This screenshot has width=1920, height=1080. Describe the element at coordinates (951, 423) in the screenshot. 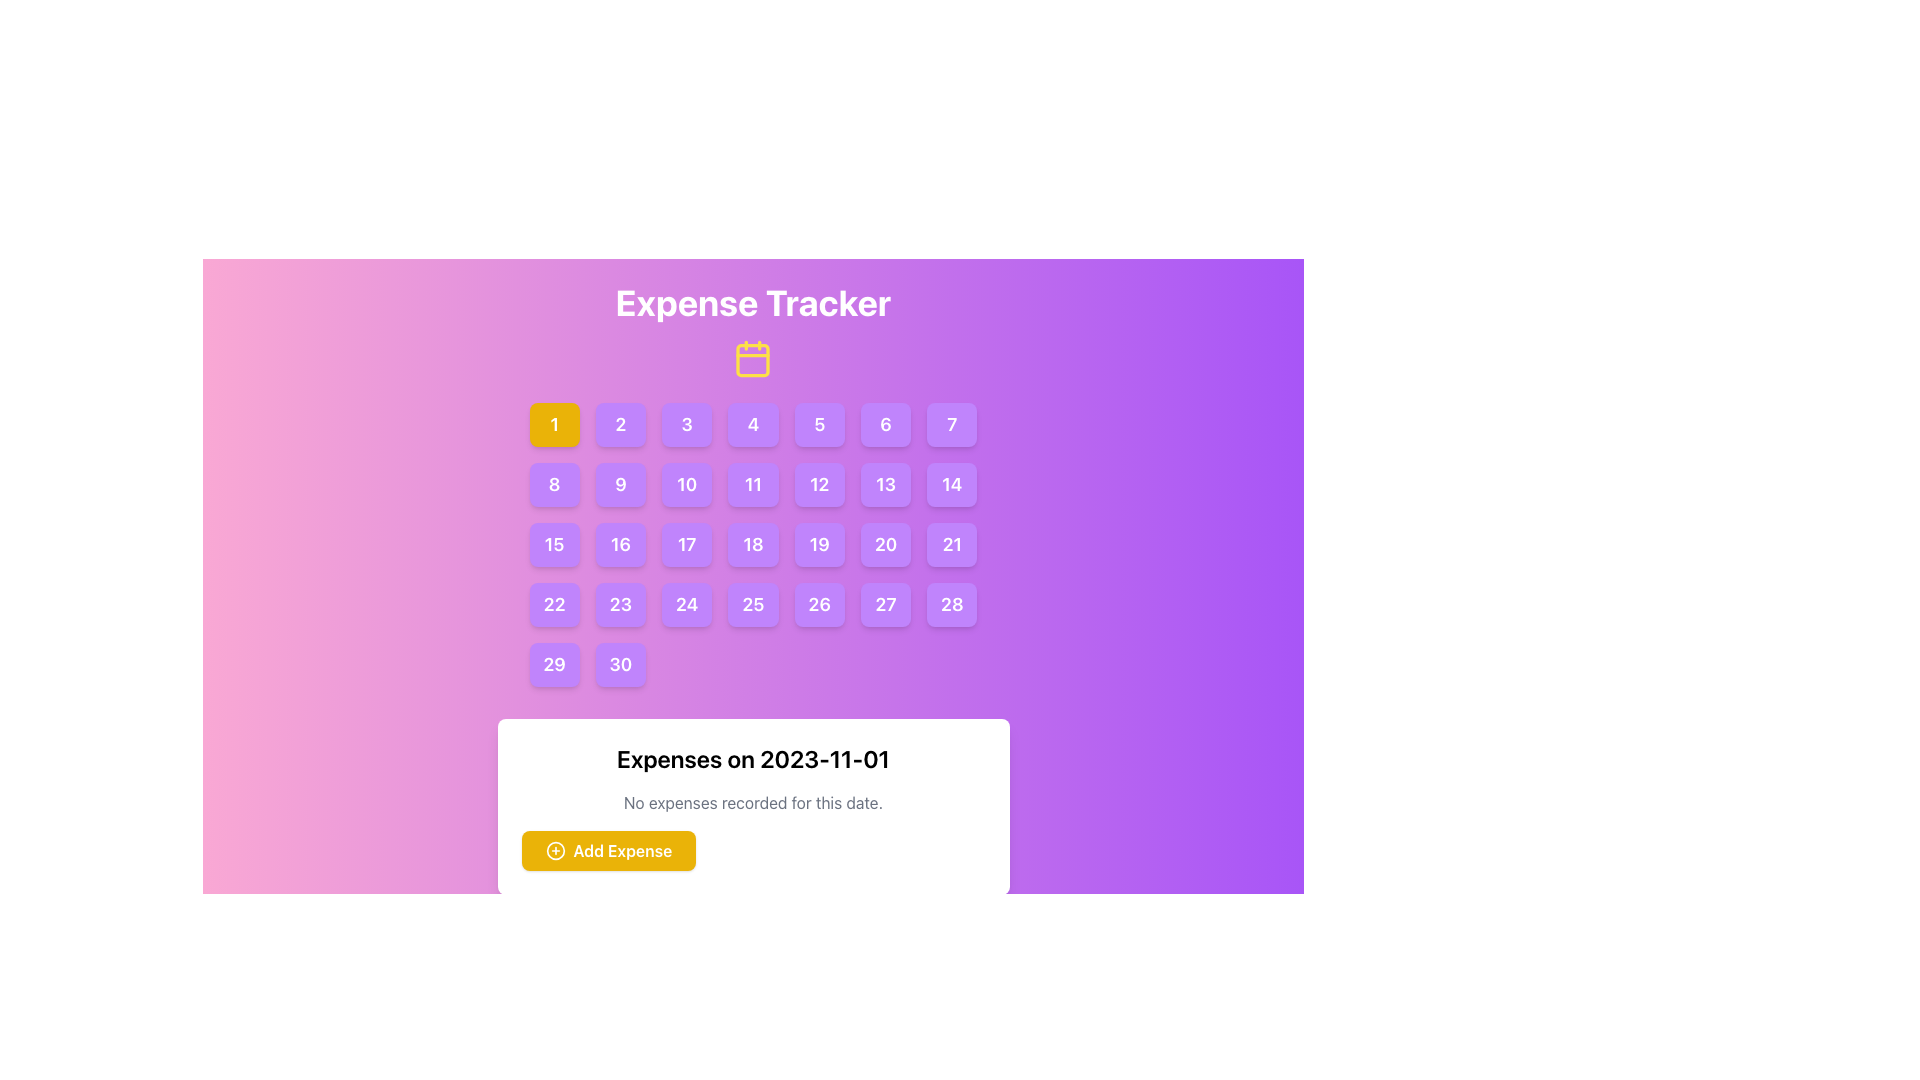

I see `the calendar button representing the seventh day in the first row` at that location.